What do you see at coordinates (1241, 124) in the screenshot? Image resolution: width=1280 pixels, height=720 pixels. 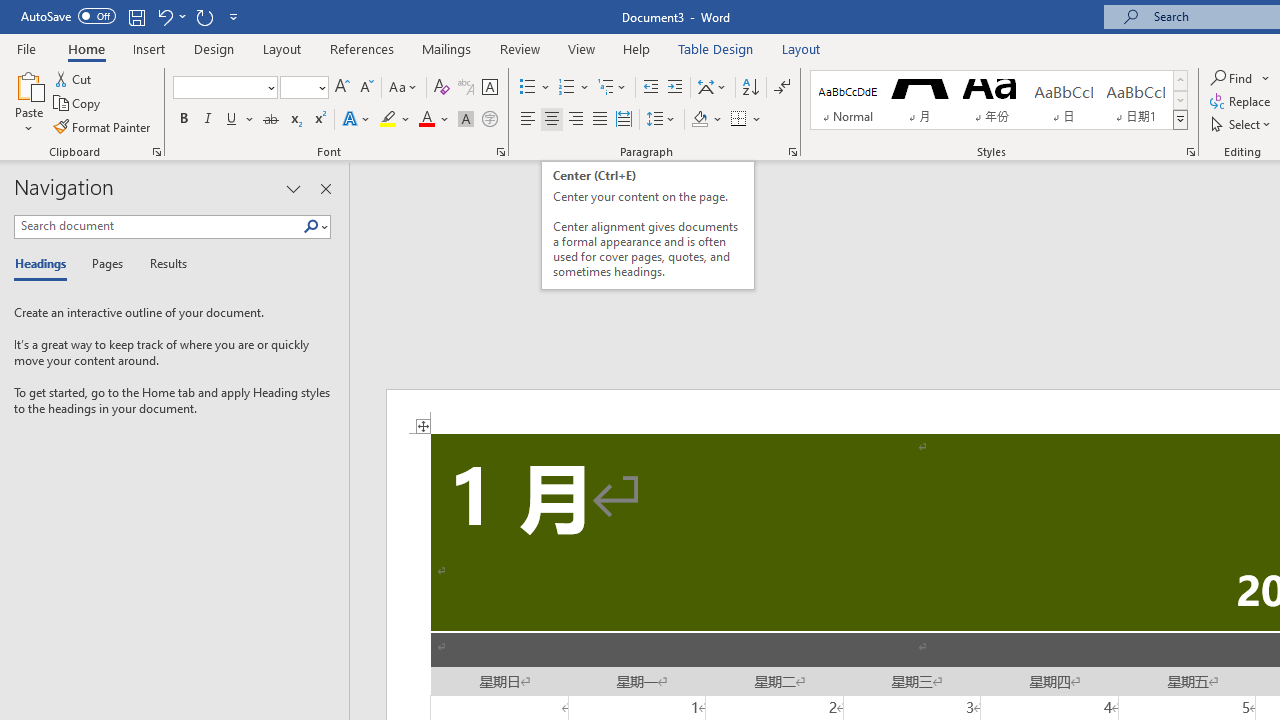 I see `'Select'` at bounding box center [1241, 124].